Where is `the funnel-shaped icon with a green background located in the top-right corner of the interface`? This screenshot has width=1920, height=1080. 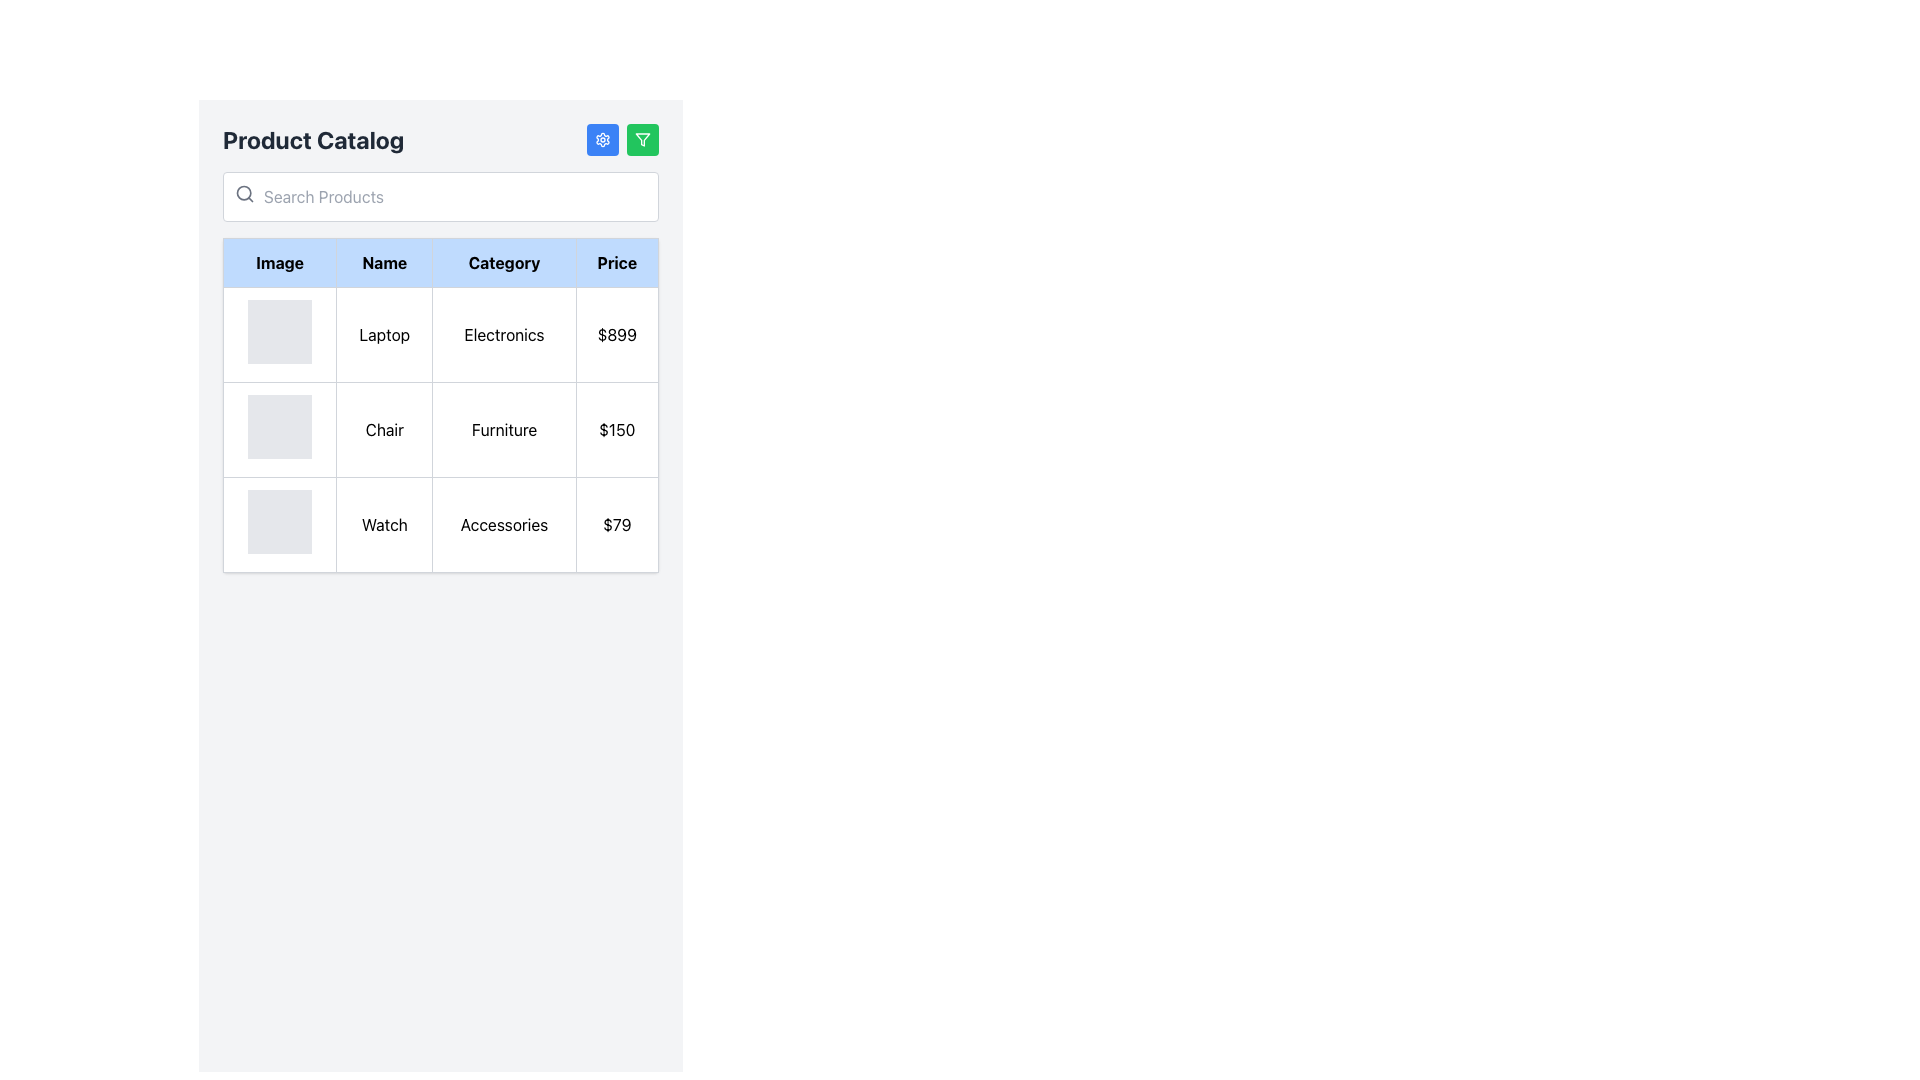 the funnel-shaped icon with a green background located in the top-right corner of the interface is located at coordinates (643, 138).